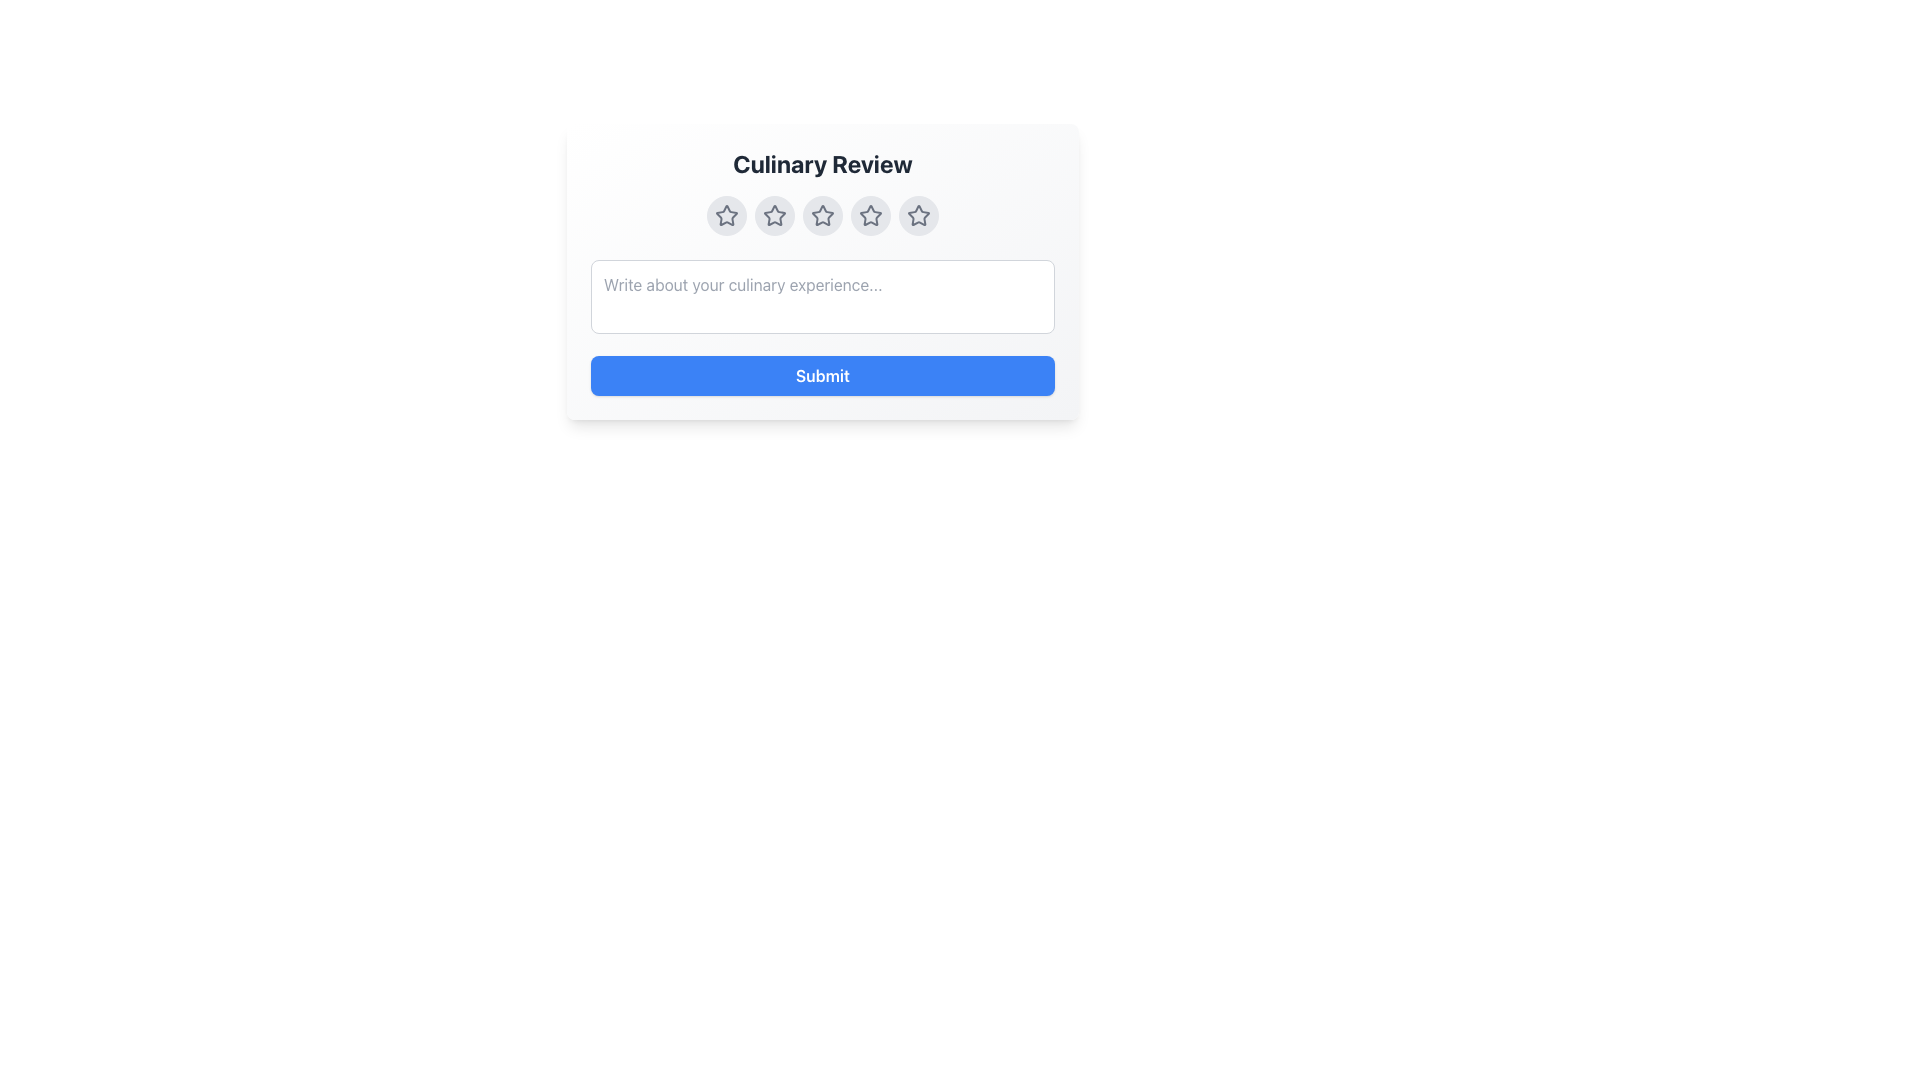  What do you see at coordinates (822, 216) in the screenshot?
I see `the third star icon` at bounding box center [822, 216].